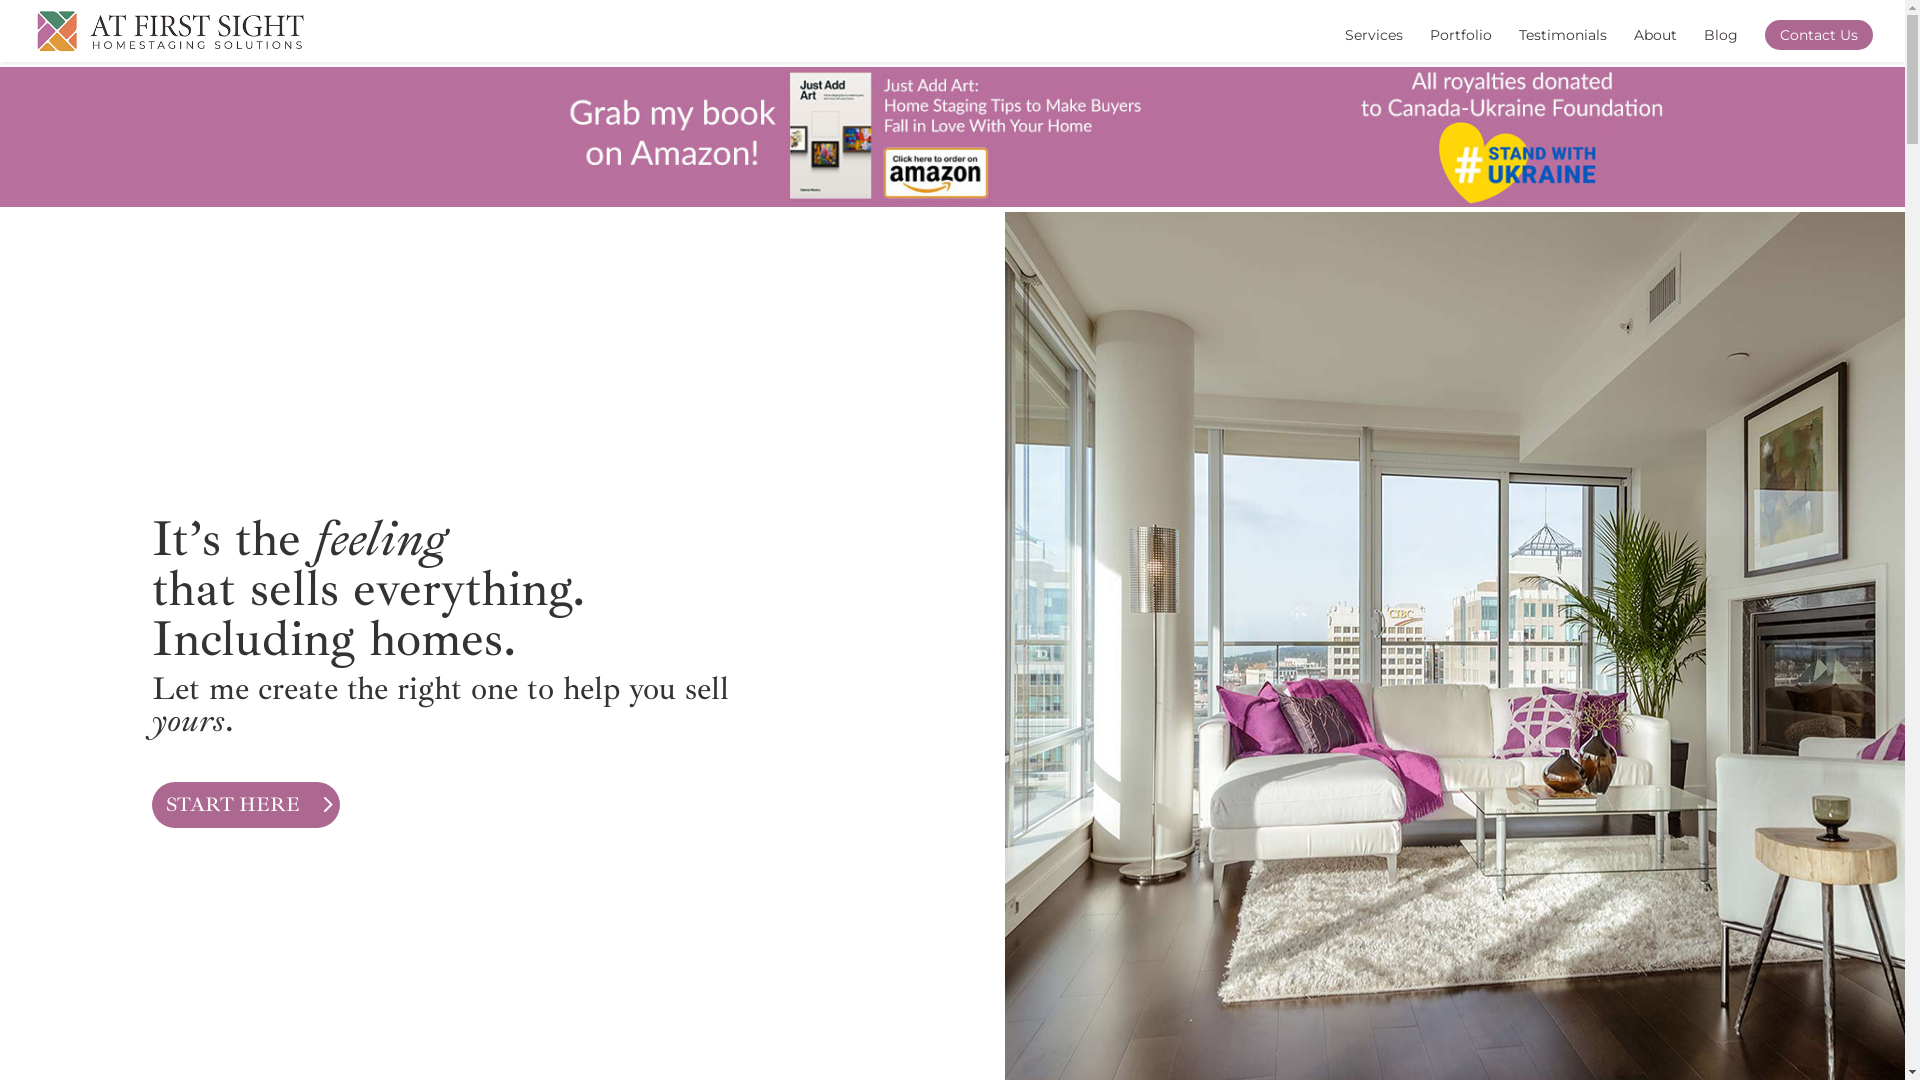  I want to click on 'About', so click(1633, 45).